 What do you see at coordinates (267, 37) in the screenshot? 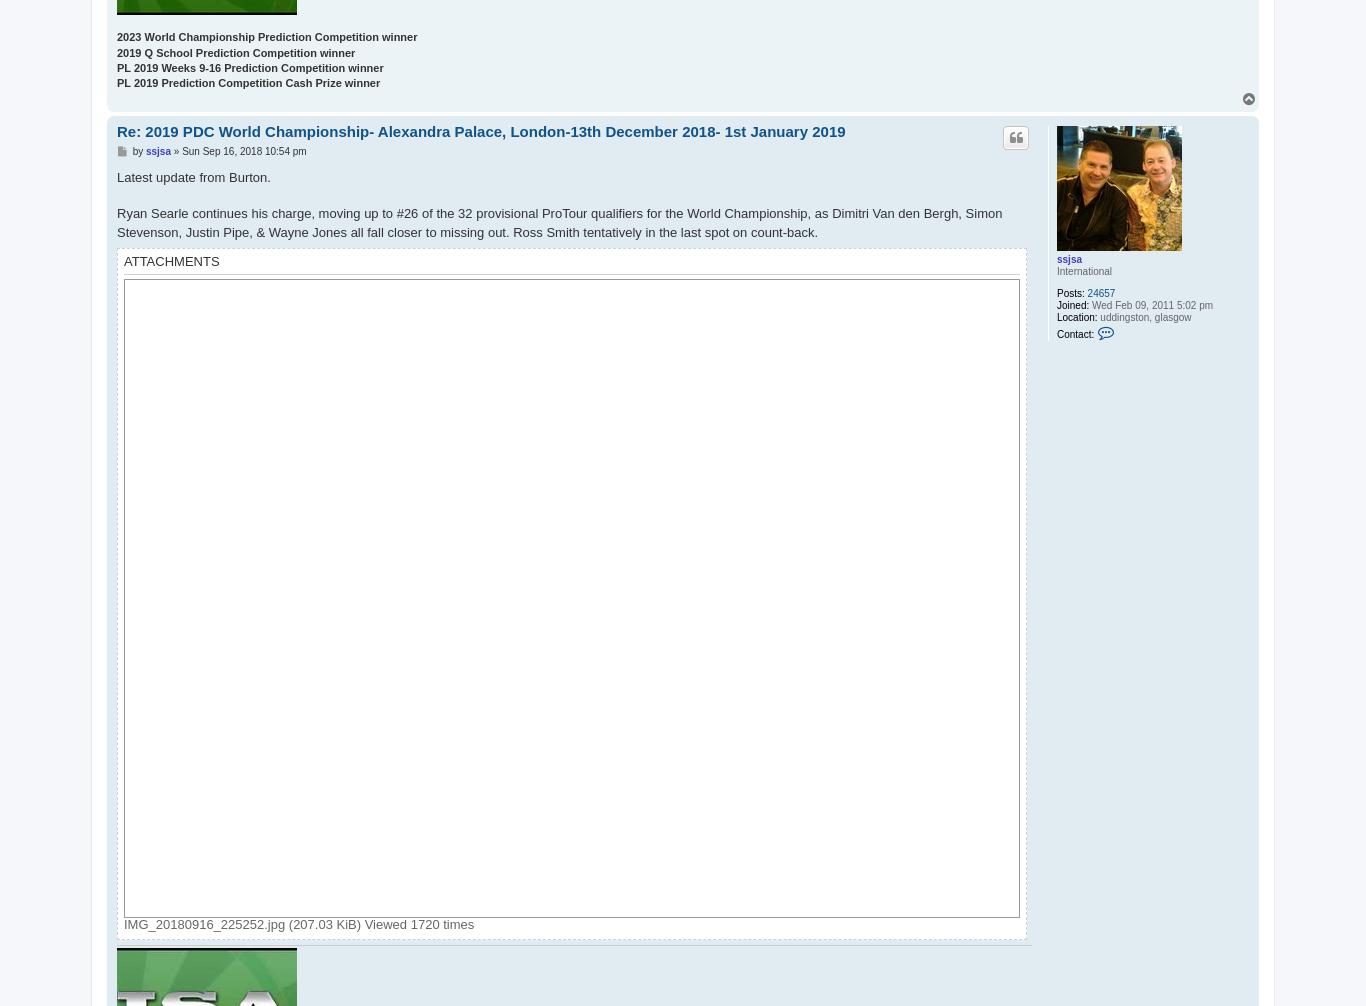
I see `'2023 World Championship  Prediction Competition winner'` at bounding box center [267, 37].